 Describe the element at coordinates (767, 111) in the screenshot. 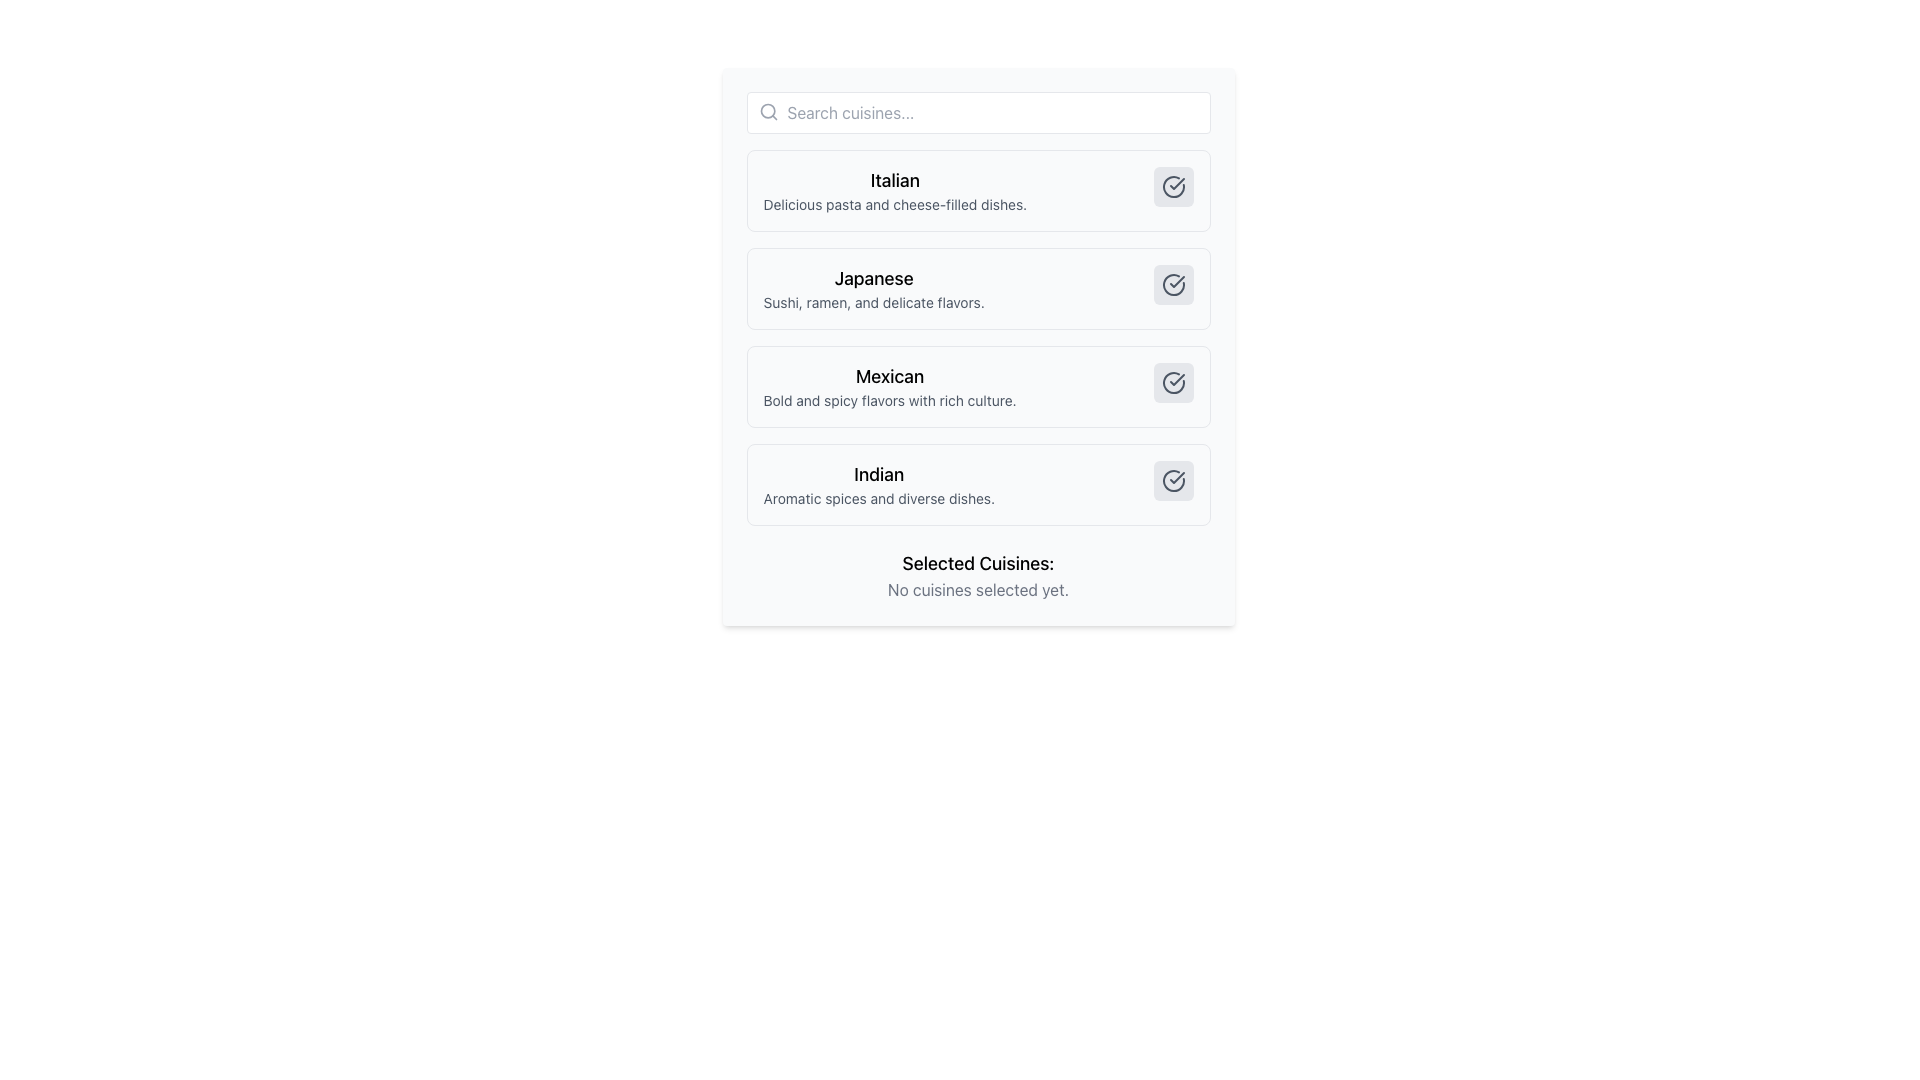

I see `the search icon located to the left of the search bar, which indicates the search functionality` at that location.